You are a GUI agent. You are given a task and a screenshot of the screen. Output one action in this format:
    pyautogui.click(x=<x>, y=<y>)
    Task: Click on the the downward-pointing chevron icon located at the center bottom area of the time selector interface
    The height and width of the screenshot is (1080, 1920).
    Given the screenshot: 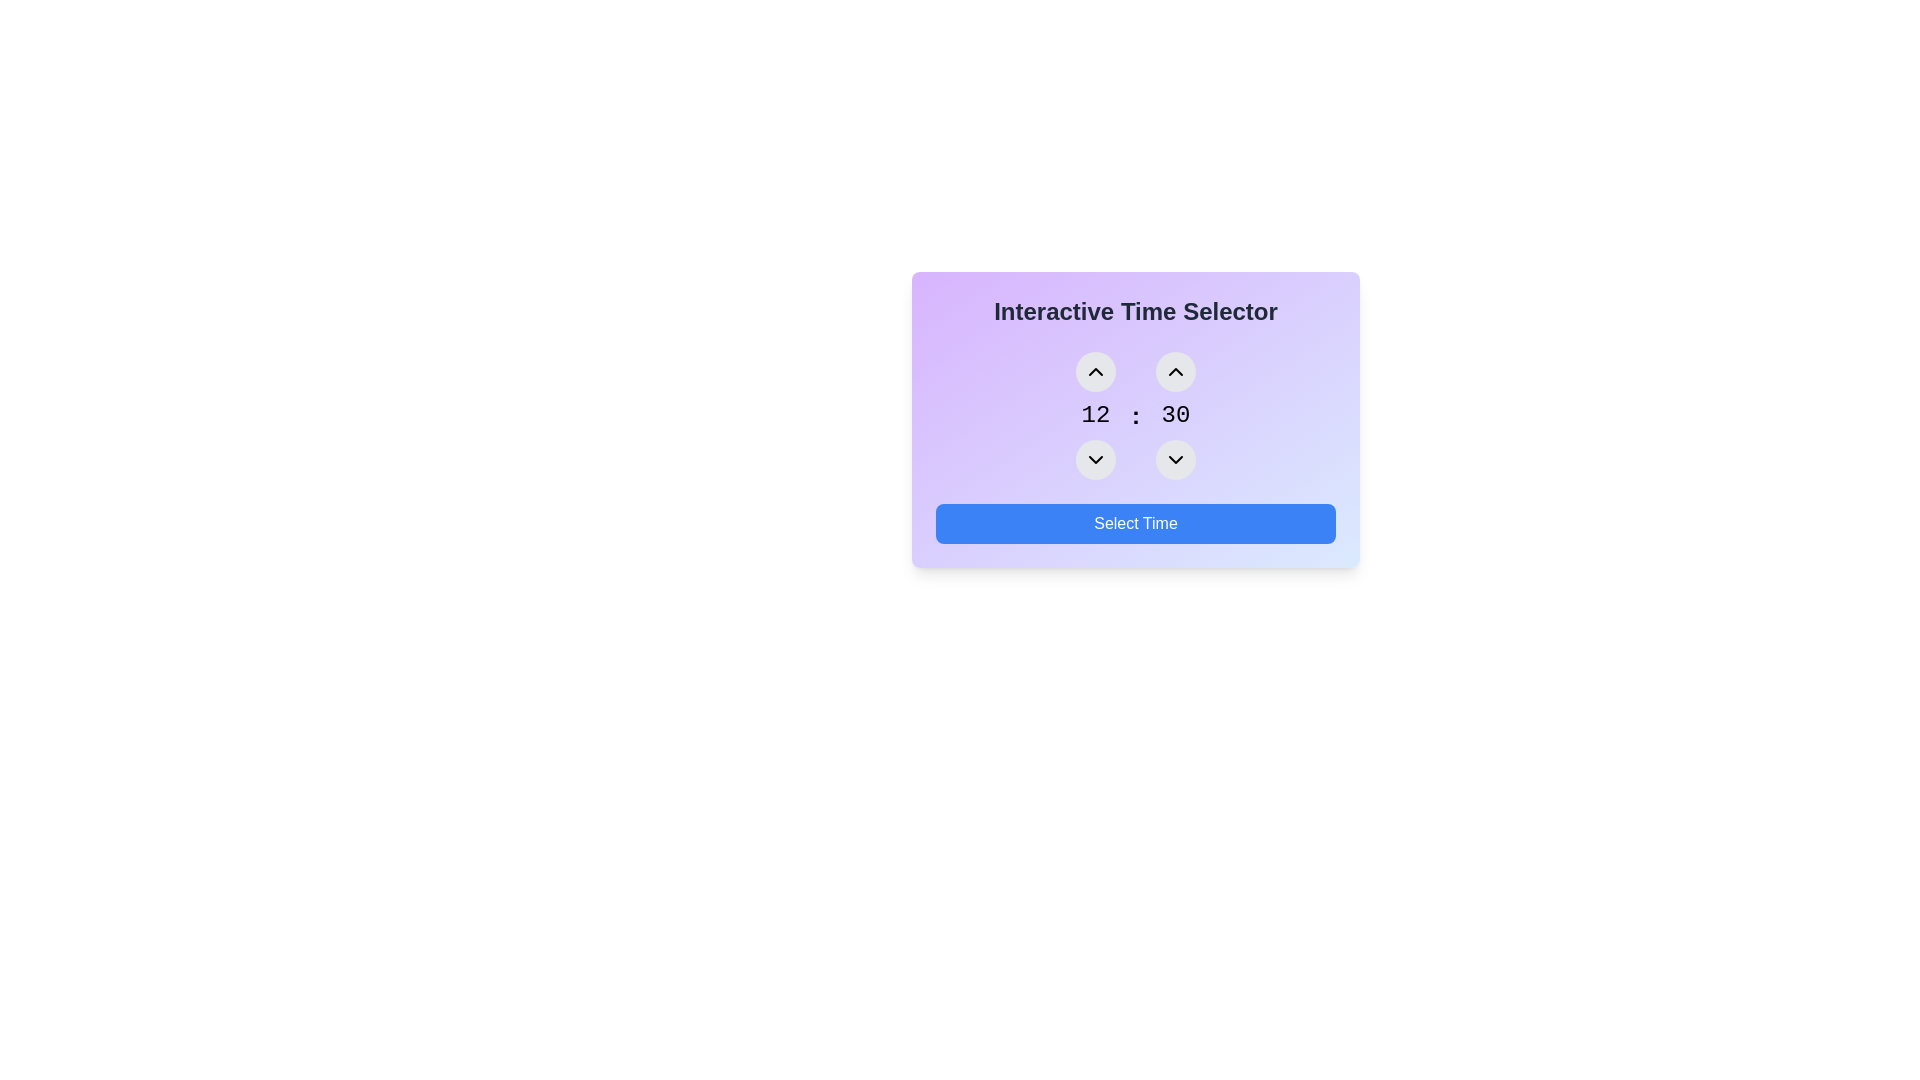 What is the action you would take?
    pyautogui.click(x=1094, y=459)
    